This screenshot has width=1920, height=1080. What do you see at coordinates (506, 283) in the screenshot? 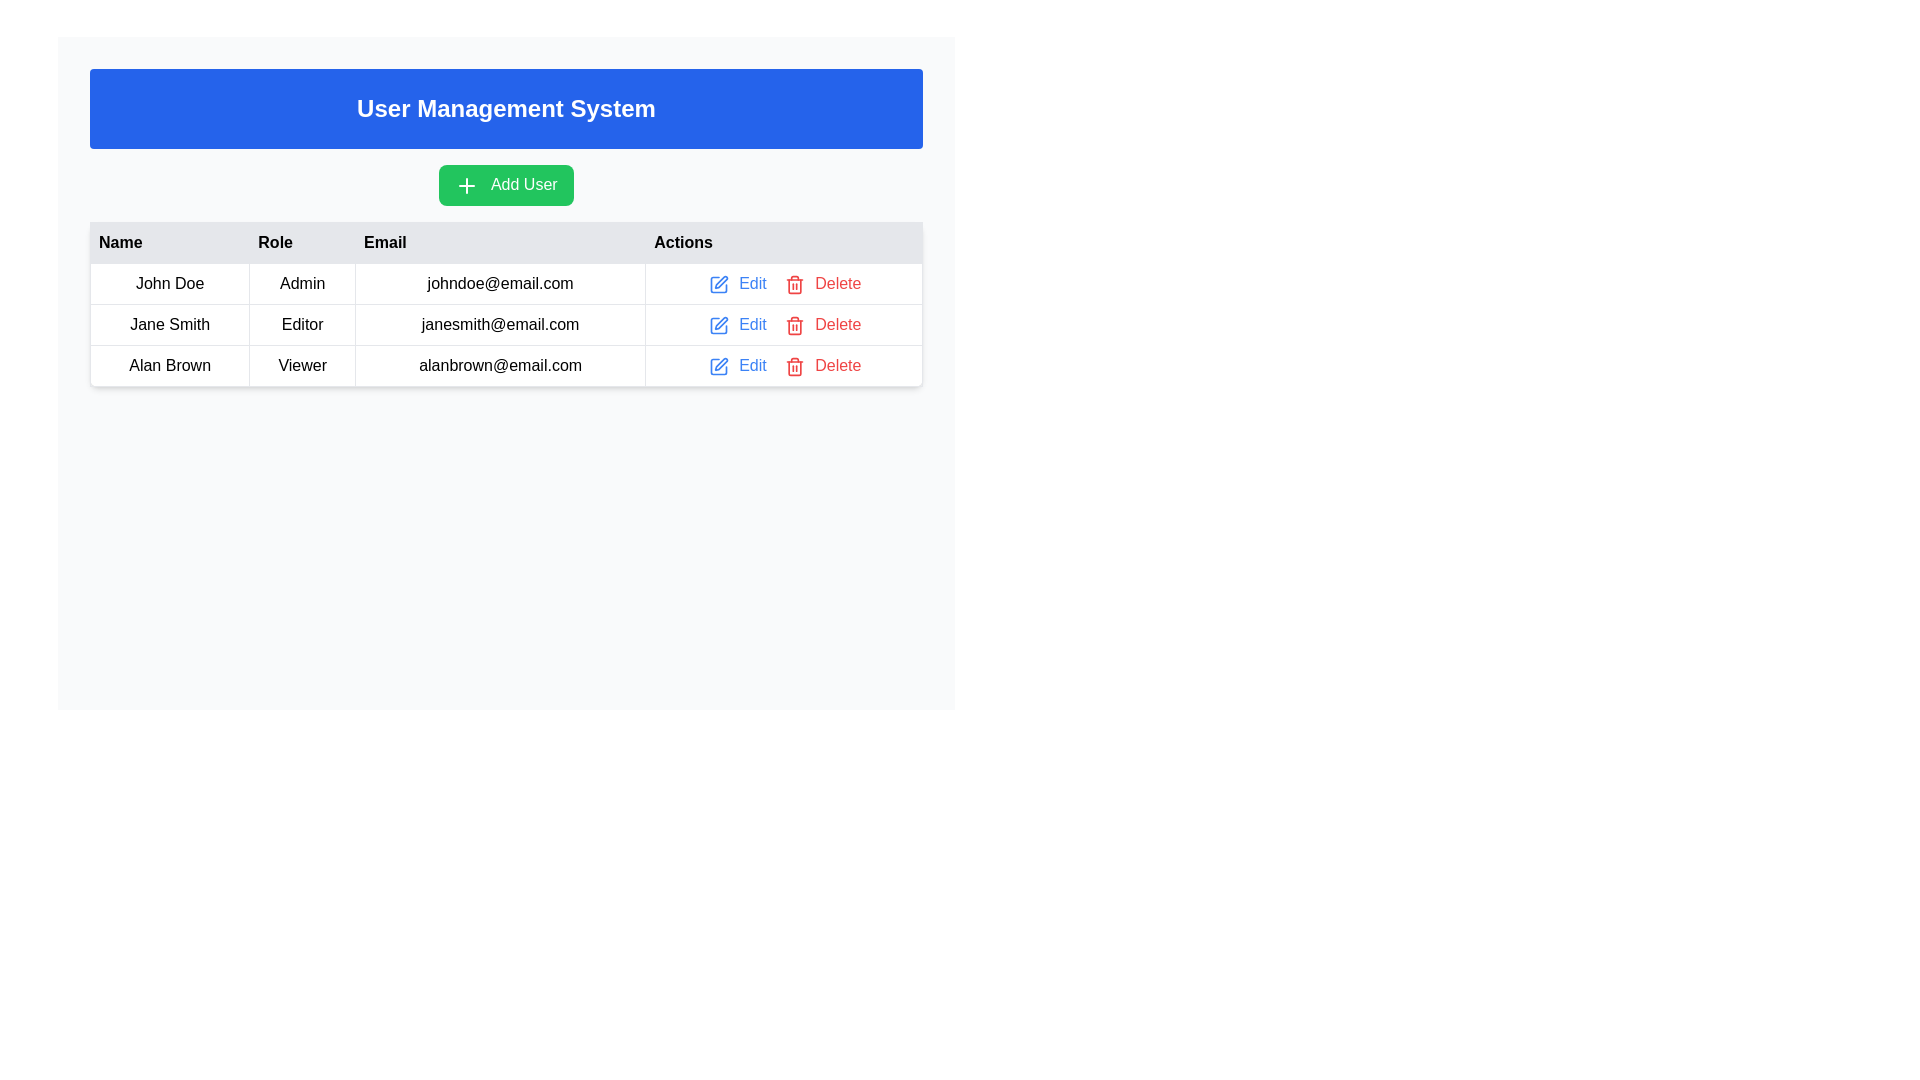
I see `user's details from the first row of the data table, which contains the text 'John Doe', 'Admin', and 'johndoe@email.com', along with interactive buttons 'Edit' and 'Delete'` at bounding box center [506, 283].